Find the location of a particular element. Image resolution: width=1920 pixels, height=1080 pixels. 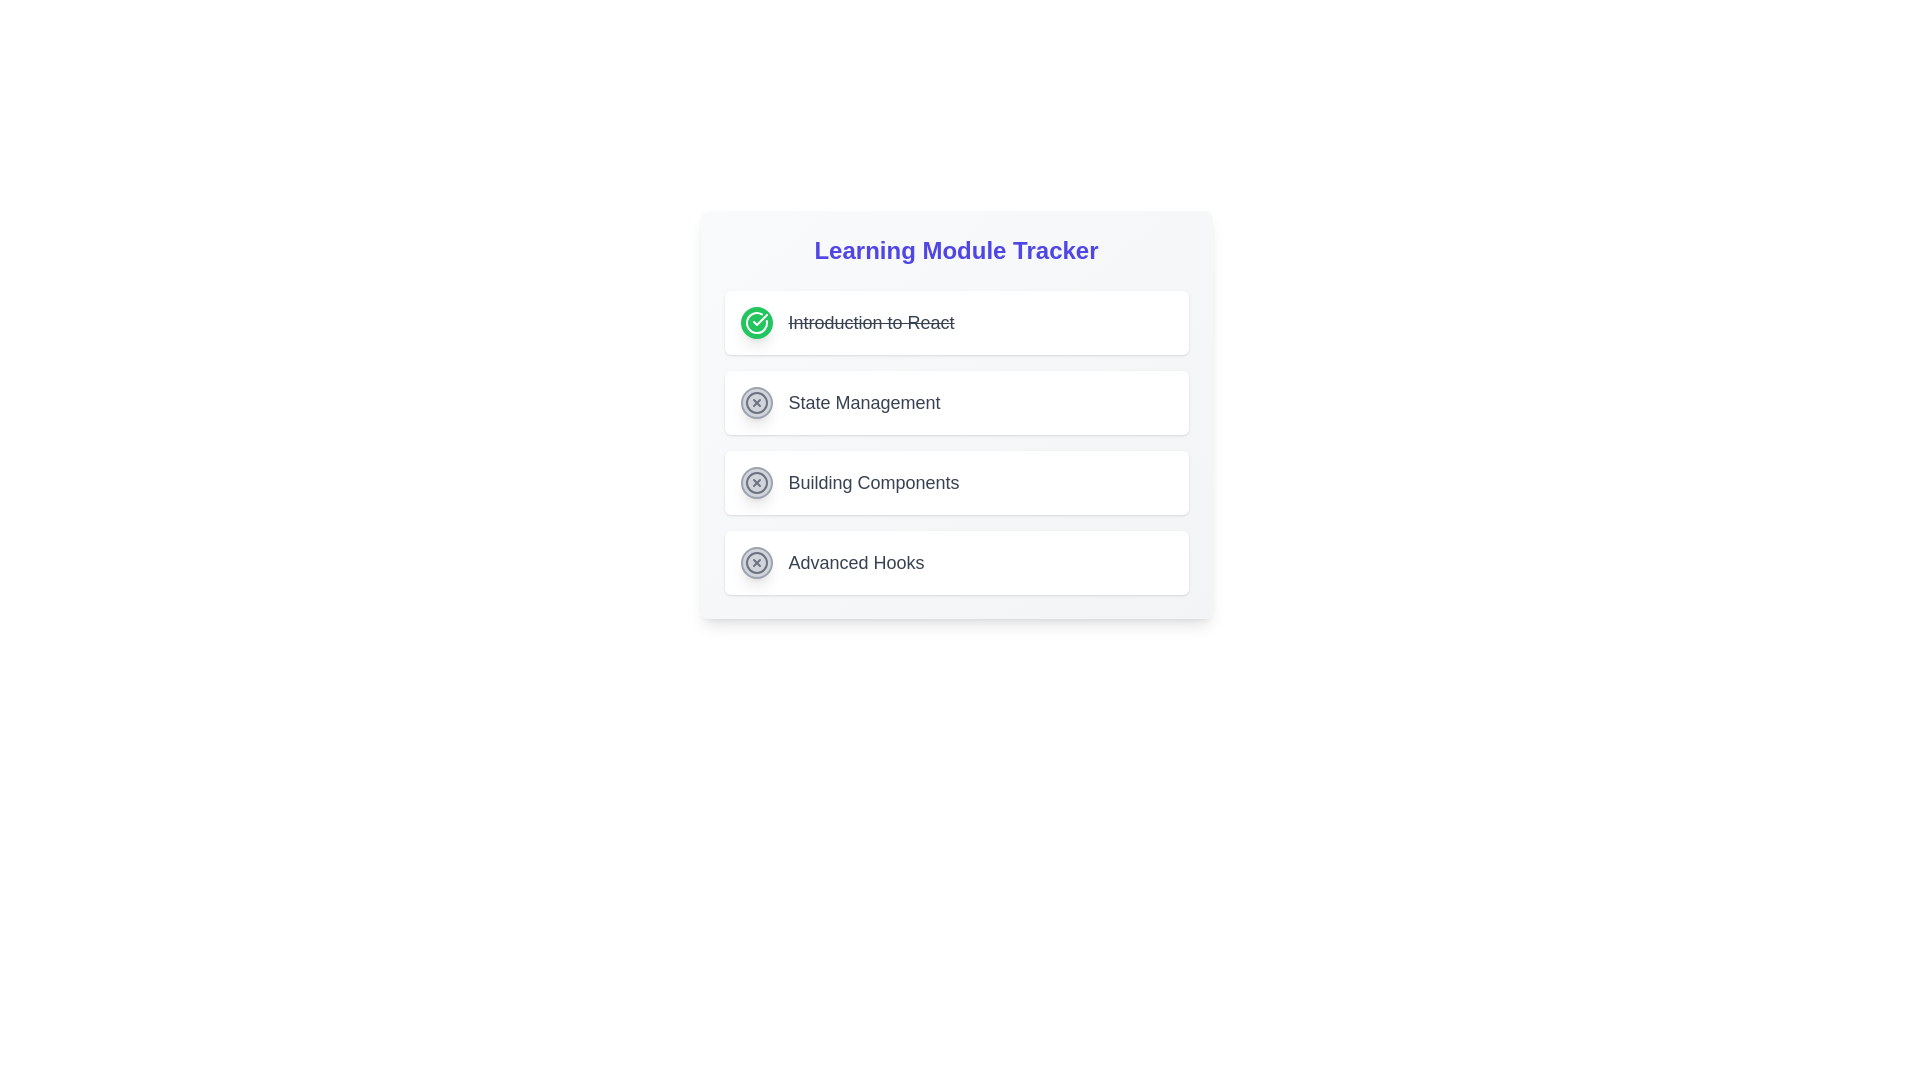

the status indicator icon located in the second row of the 'Learning Module Tracker', next to 'State Management' is located at coordinates (755, 402).